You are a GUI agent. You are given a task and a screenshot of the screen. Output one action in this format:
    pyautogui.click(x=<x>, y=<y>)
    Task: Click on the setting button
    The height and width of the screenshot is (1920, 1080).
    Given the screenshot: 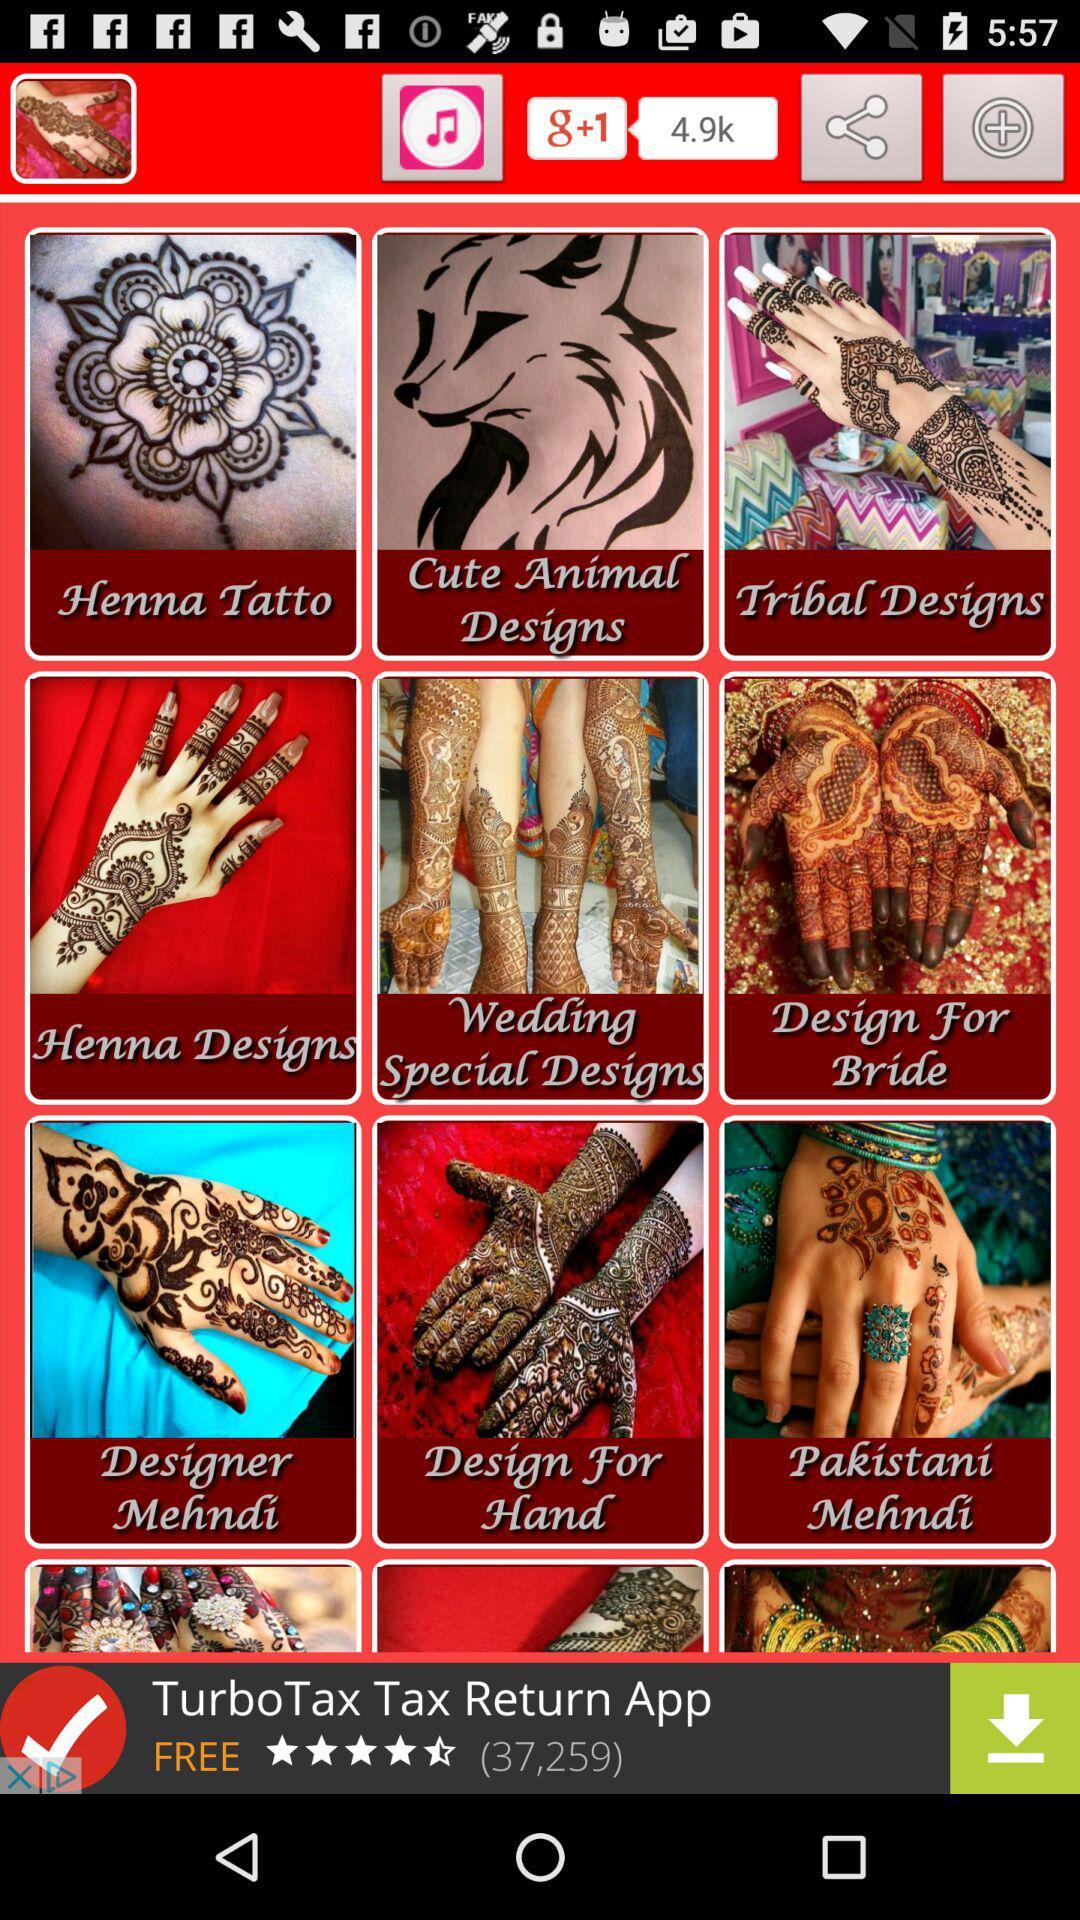 What is the action you would take?
    pyautogui.click(x=1003, y=131)
    